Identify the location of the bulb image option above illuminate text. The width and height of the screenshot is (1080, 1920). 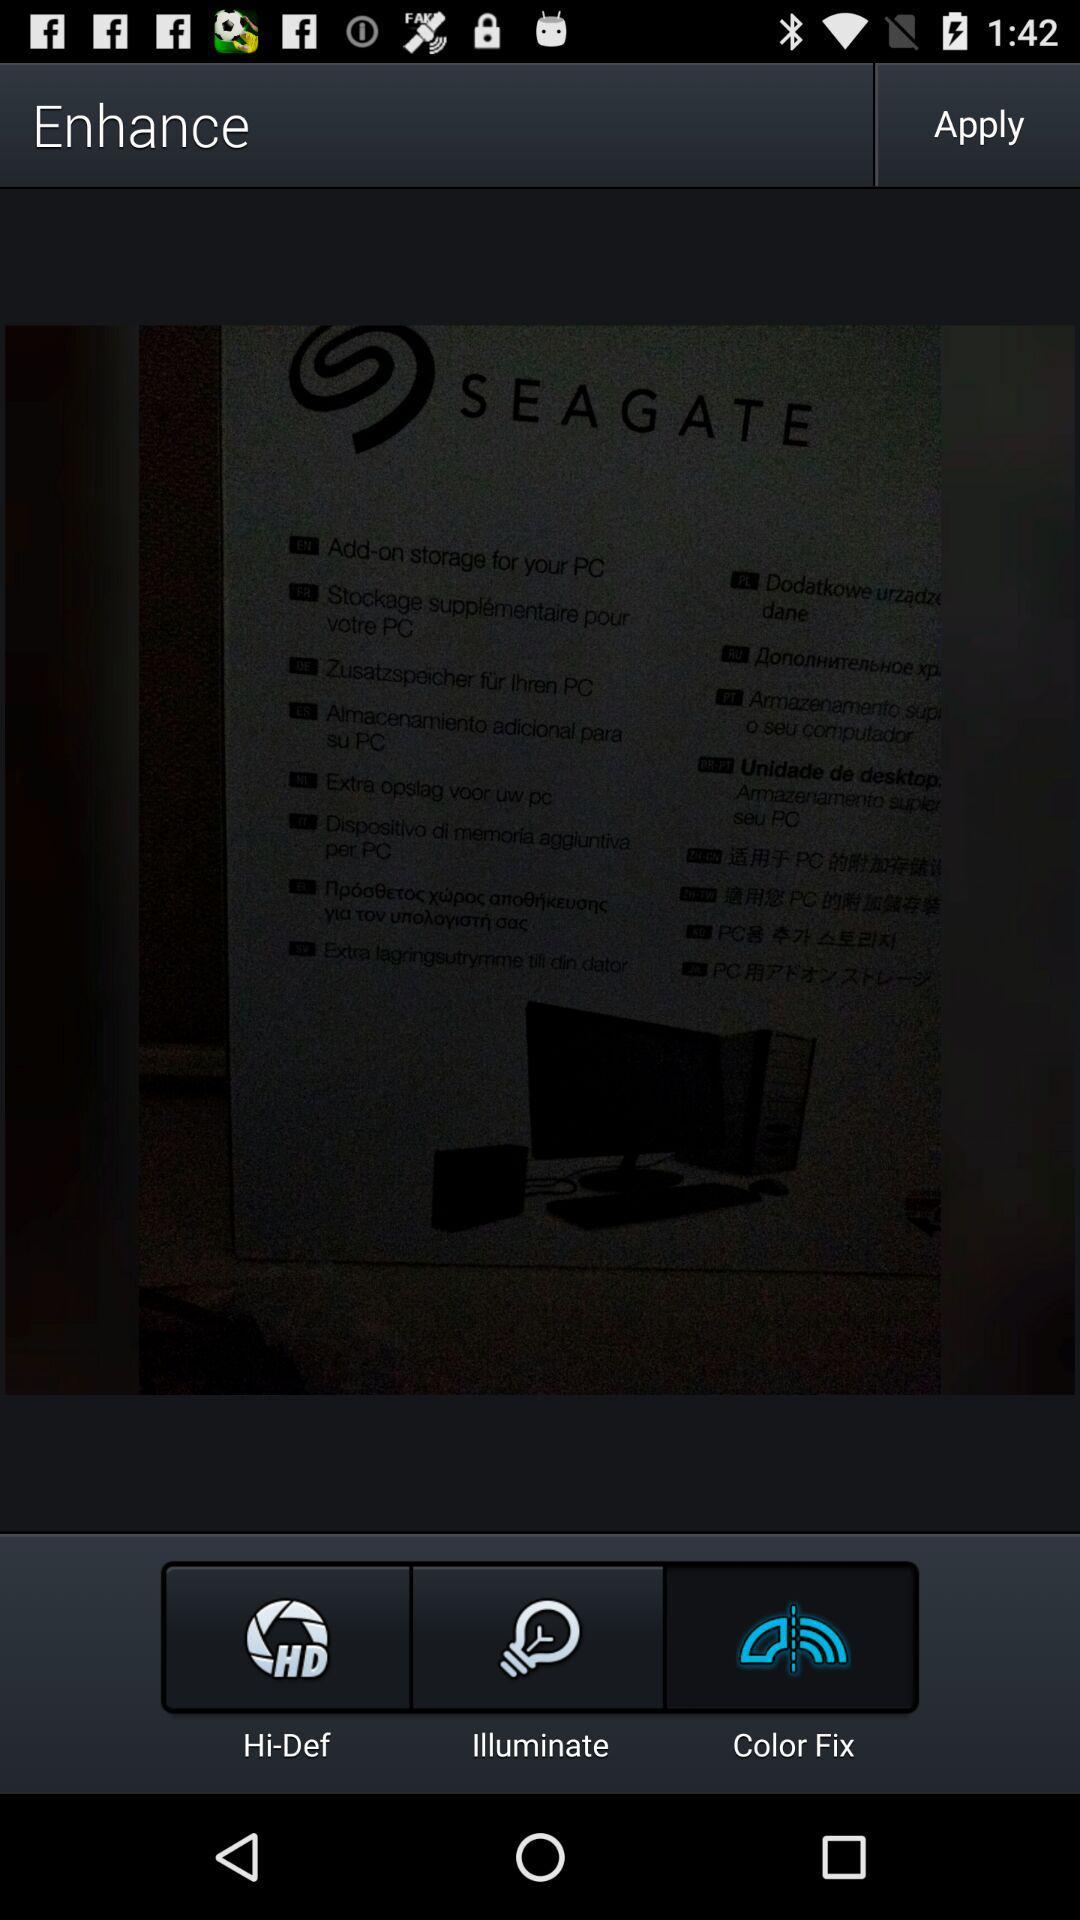
(540, 1641).